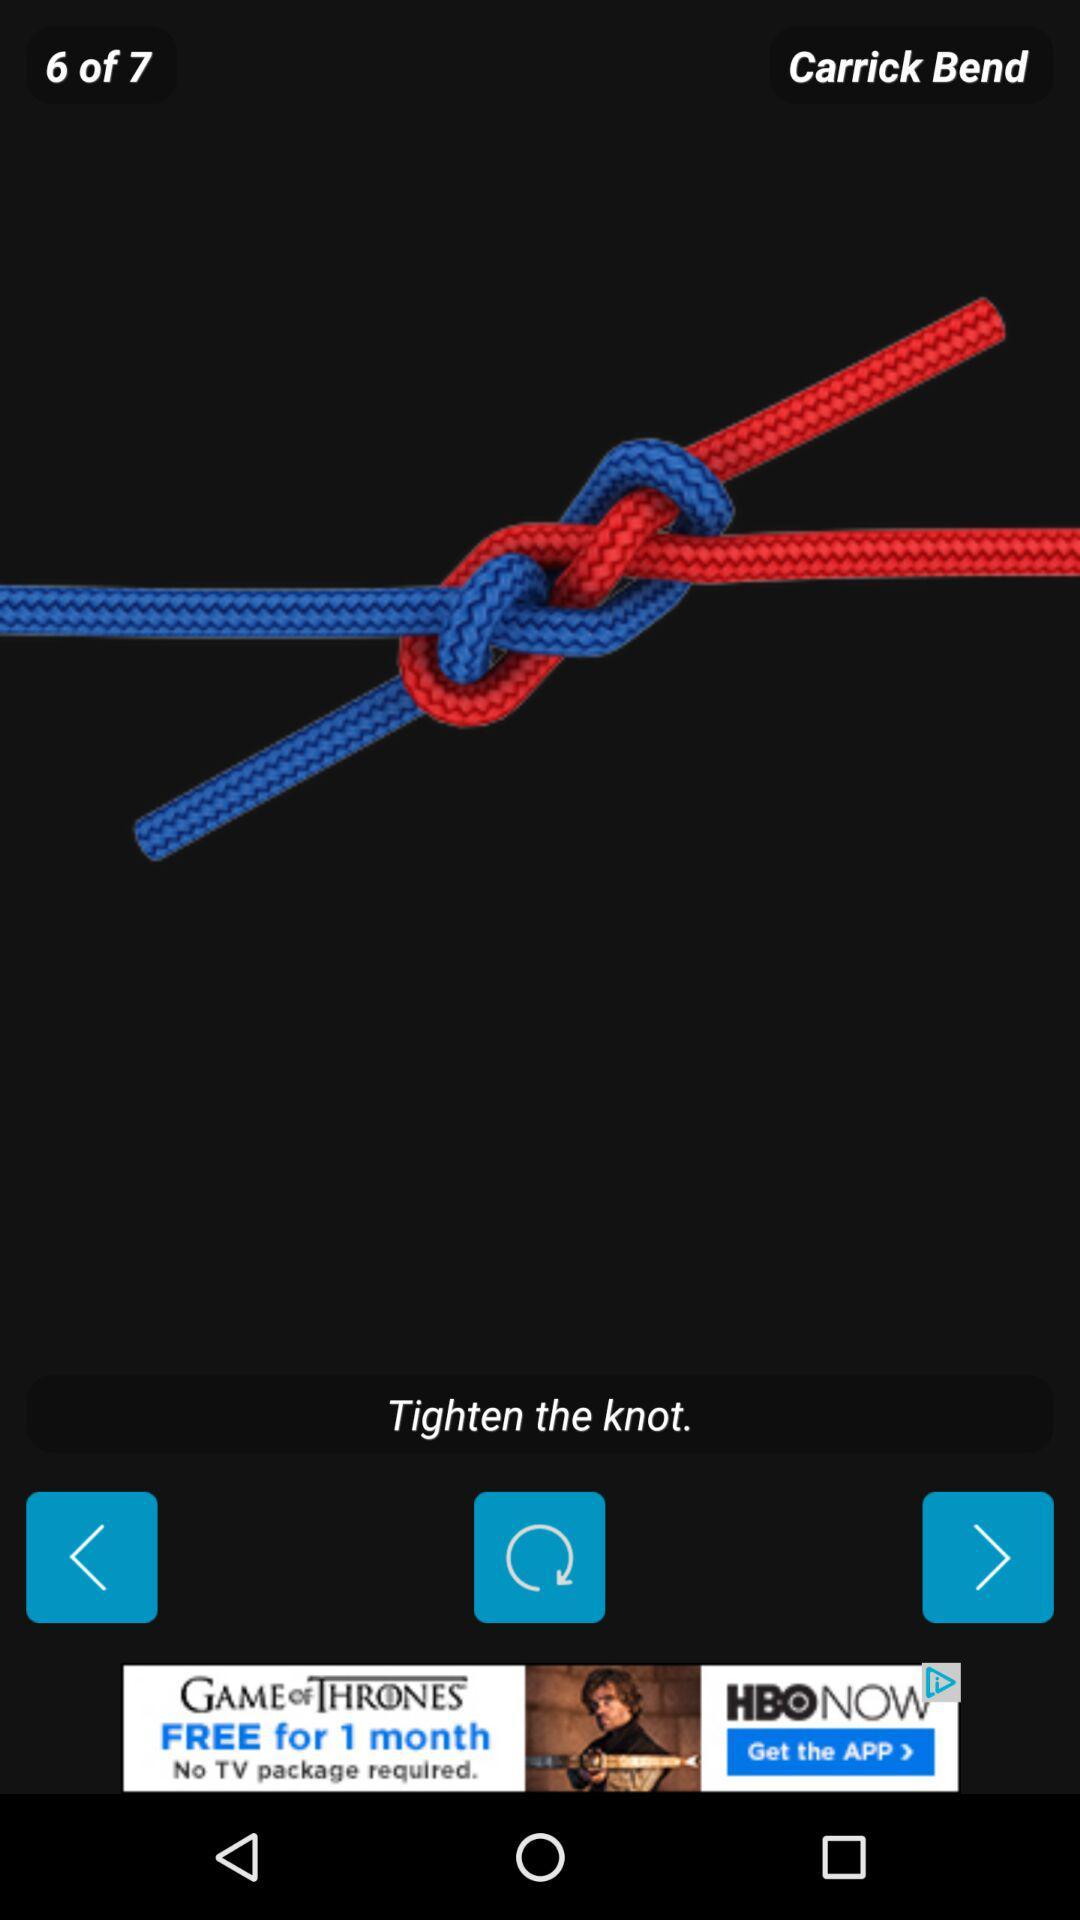 Image resolution: width=1080 pixels, height=1920 pixels. What do you see at coordinates (540, 1727) in the screenshot?
I see `advertisement source` at bounding box center [540, 1727].